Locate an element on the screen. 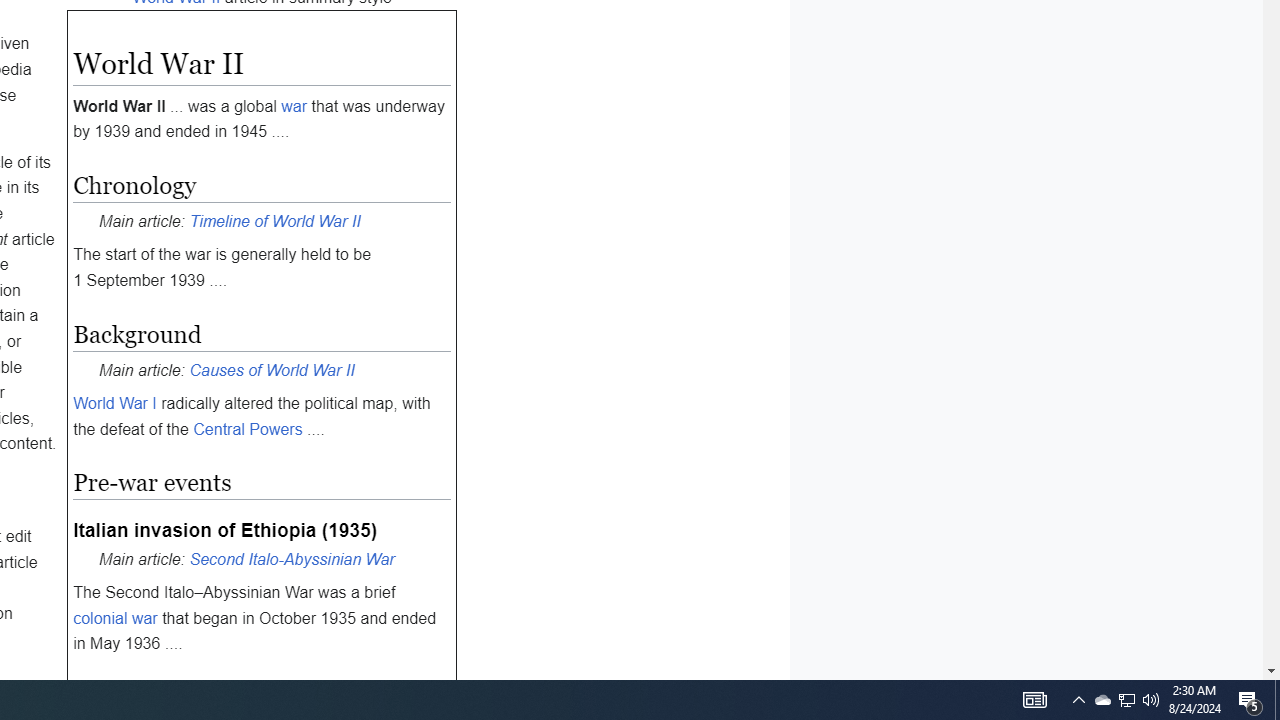 This screenshot has width=1280, height=720. 'colonial war' is located at coordinates (114, 617).